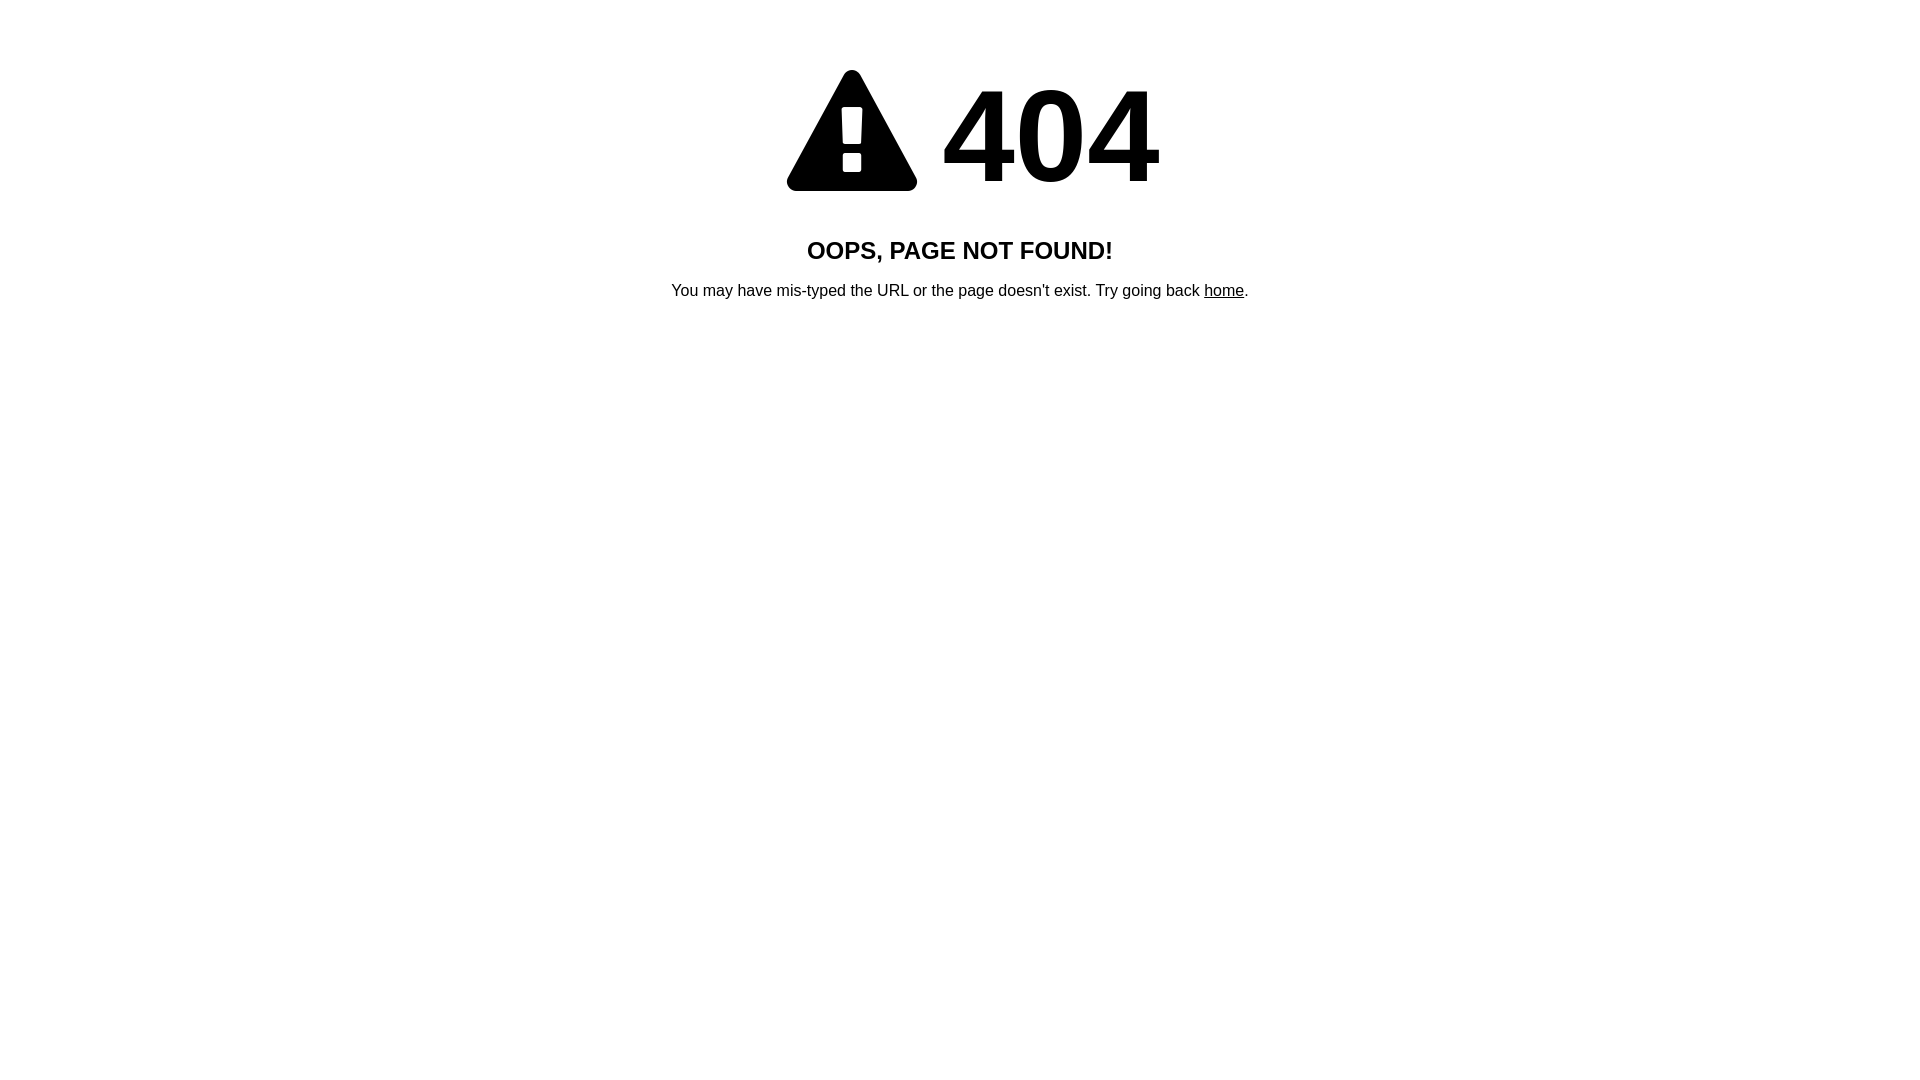 The width and height of the screenshot is (1920, 1080). Describe the element at coordinates (1223, 290) in the screenshot. I see `'home'` at that location.